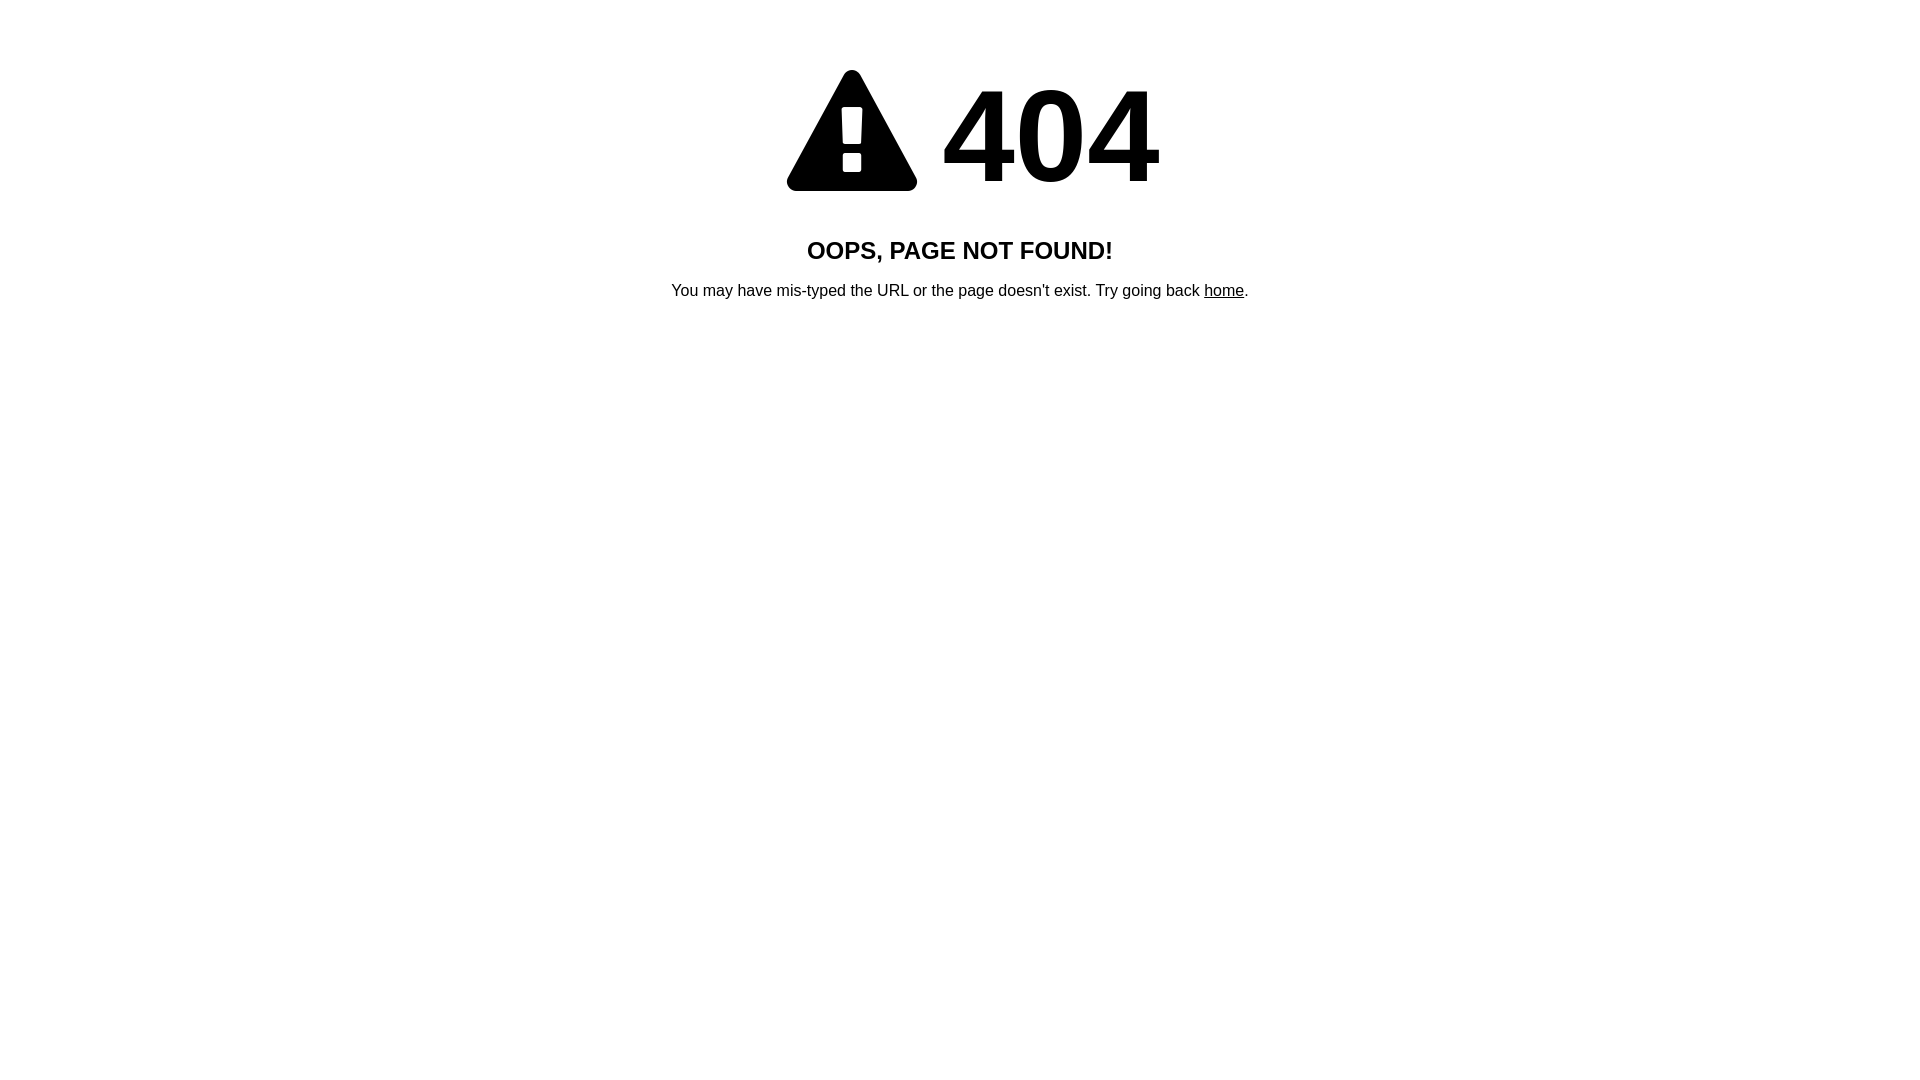 The width and height of the screenshot is (1920, 1080). Describe the element at coordinates (1223, 290) in the screenshot. I see `'home'` at that location.